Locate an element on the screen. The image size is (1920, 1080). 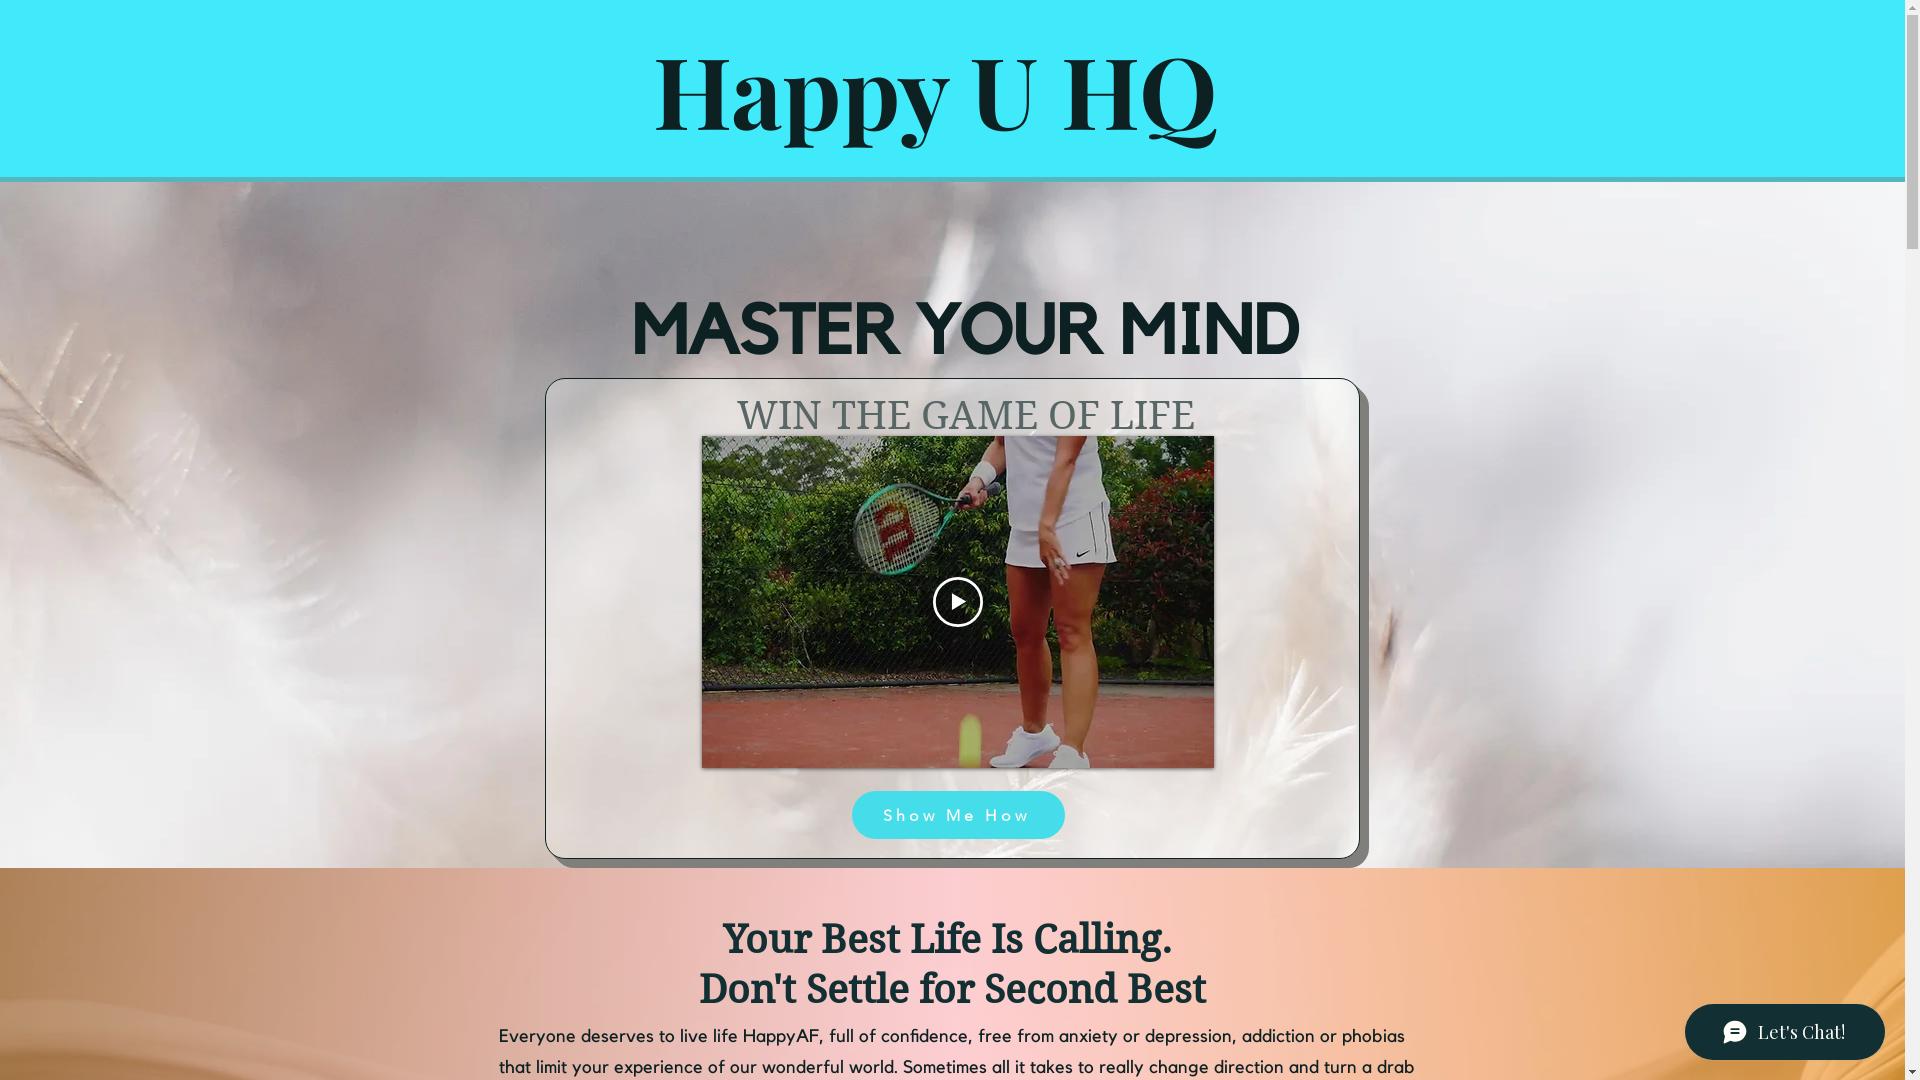
'Show Me How' is located at coordinates (957, 814).